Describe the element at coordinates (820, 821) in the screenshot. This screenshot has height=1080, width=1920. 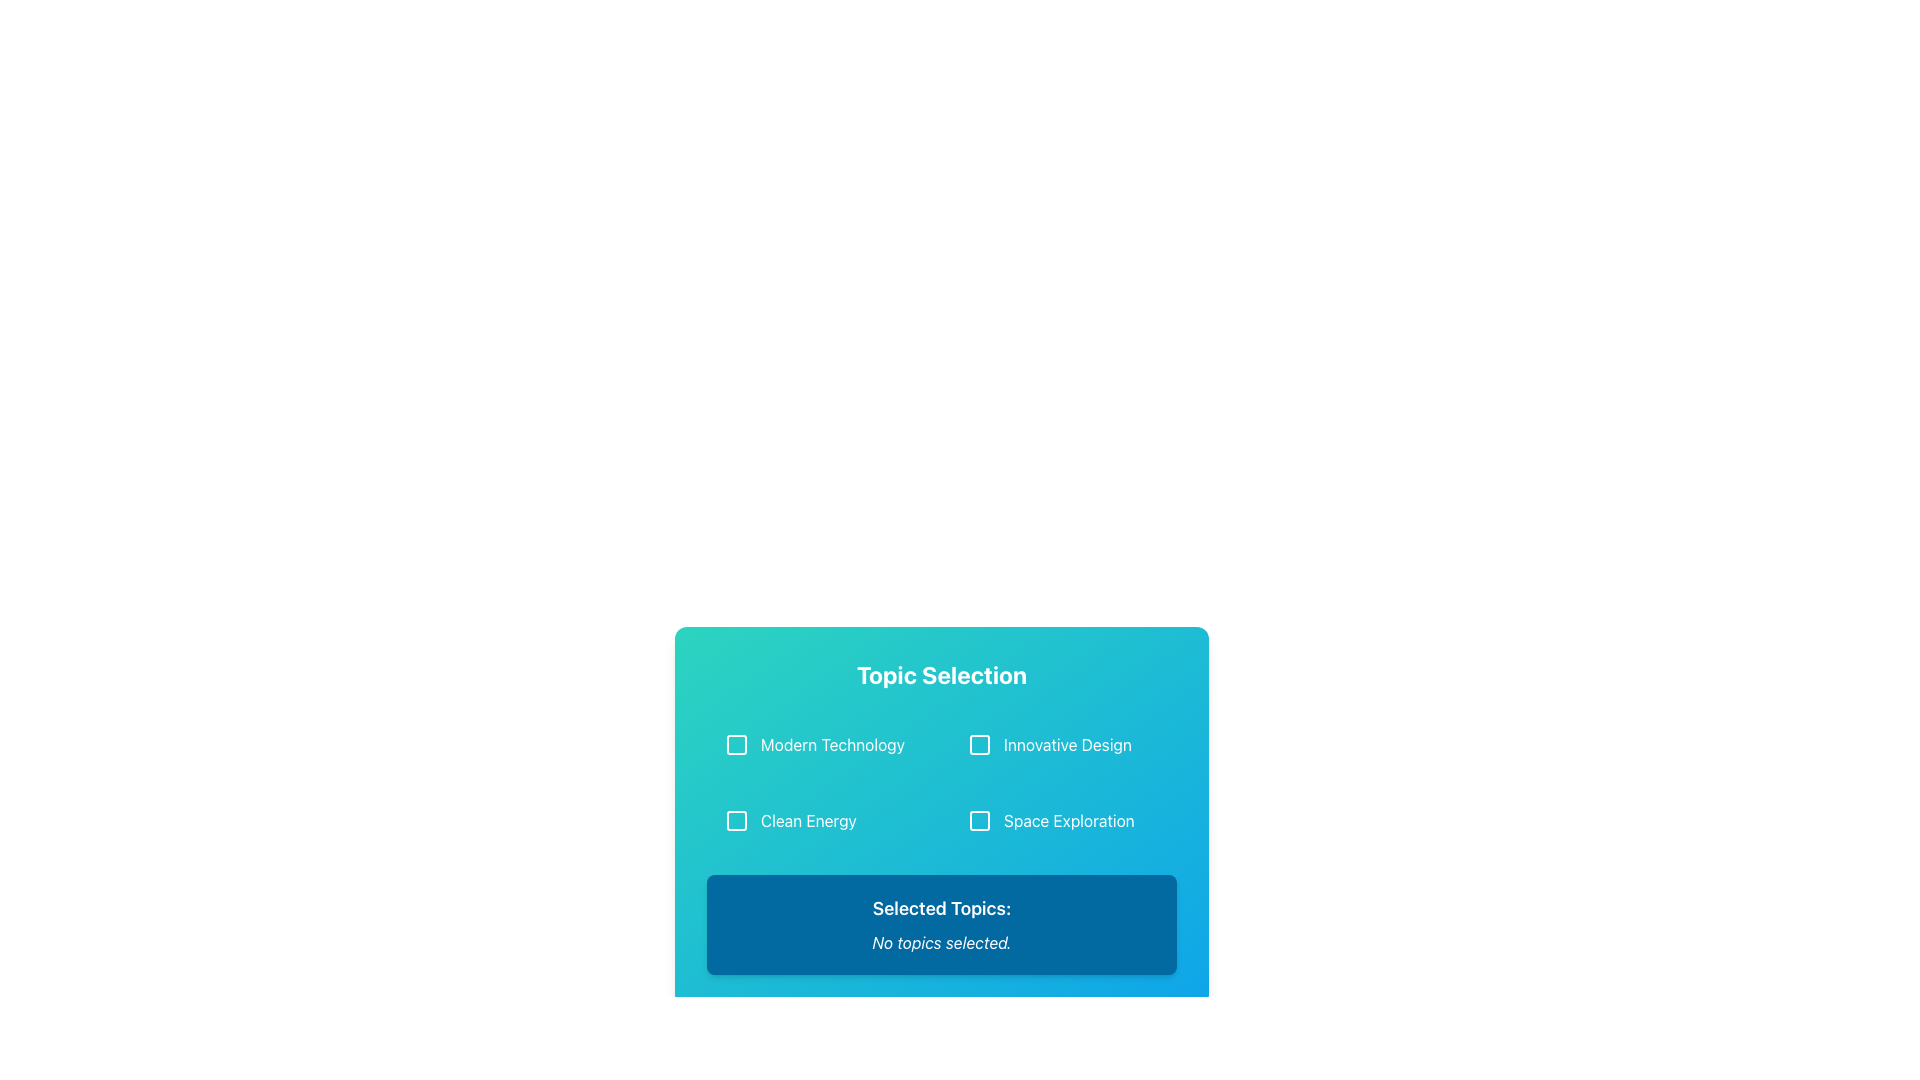
I see `the 'Clean Energy' selectable item located in the lower-left quadrant of the grid layout` at that location.